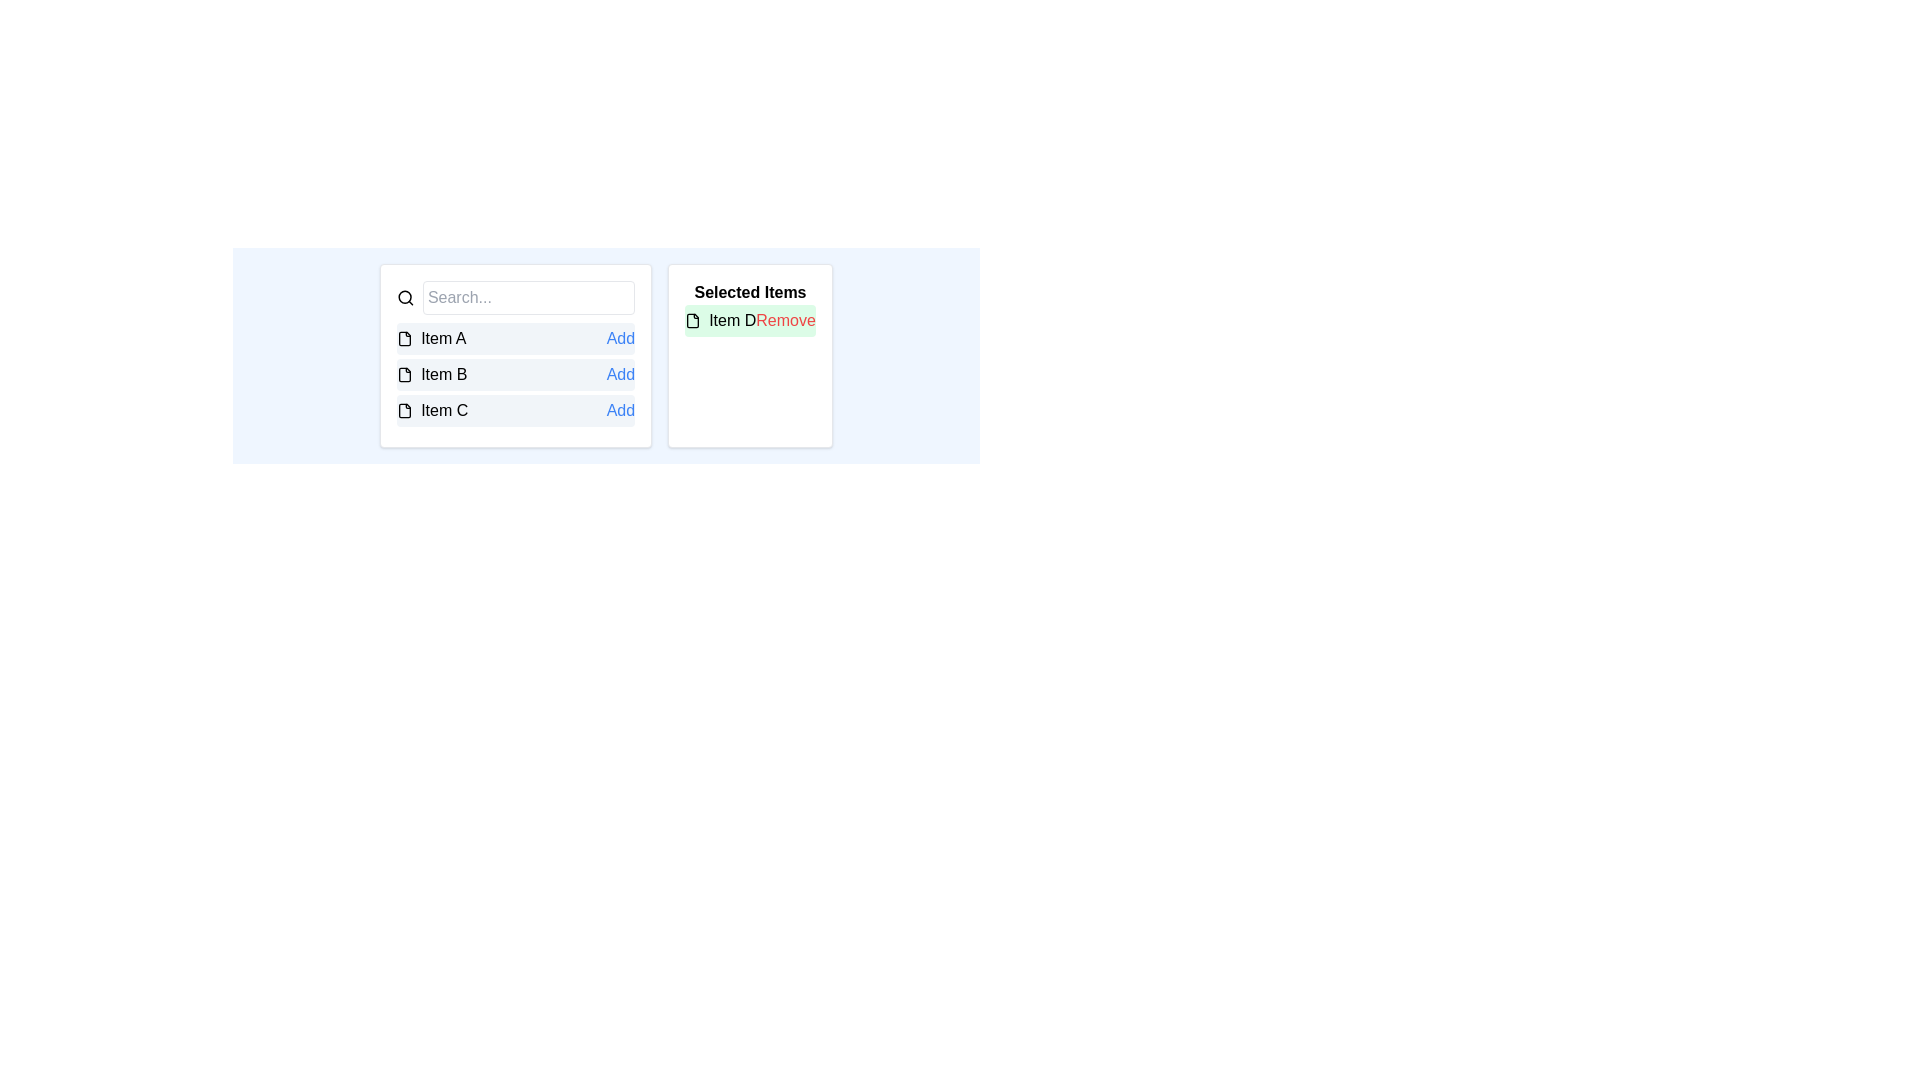  I want to click on the third 'Add' button next to 'Item C' to change its color, so click(619, 410).